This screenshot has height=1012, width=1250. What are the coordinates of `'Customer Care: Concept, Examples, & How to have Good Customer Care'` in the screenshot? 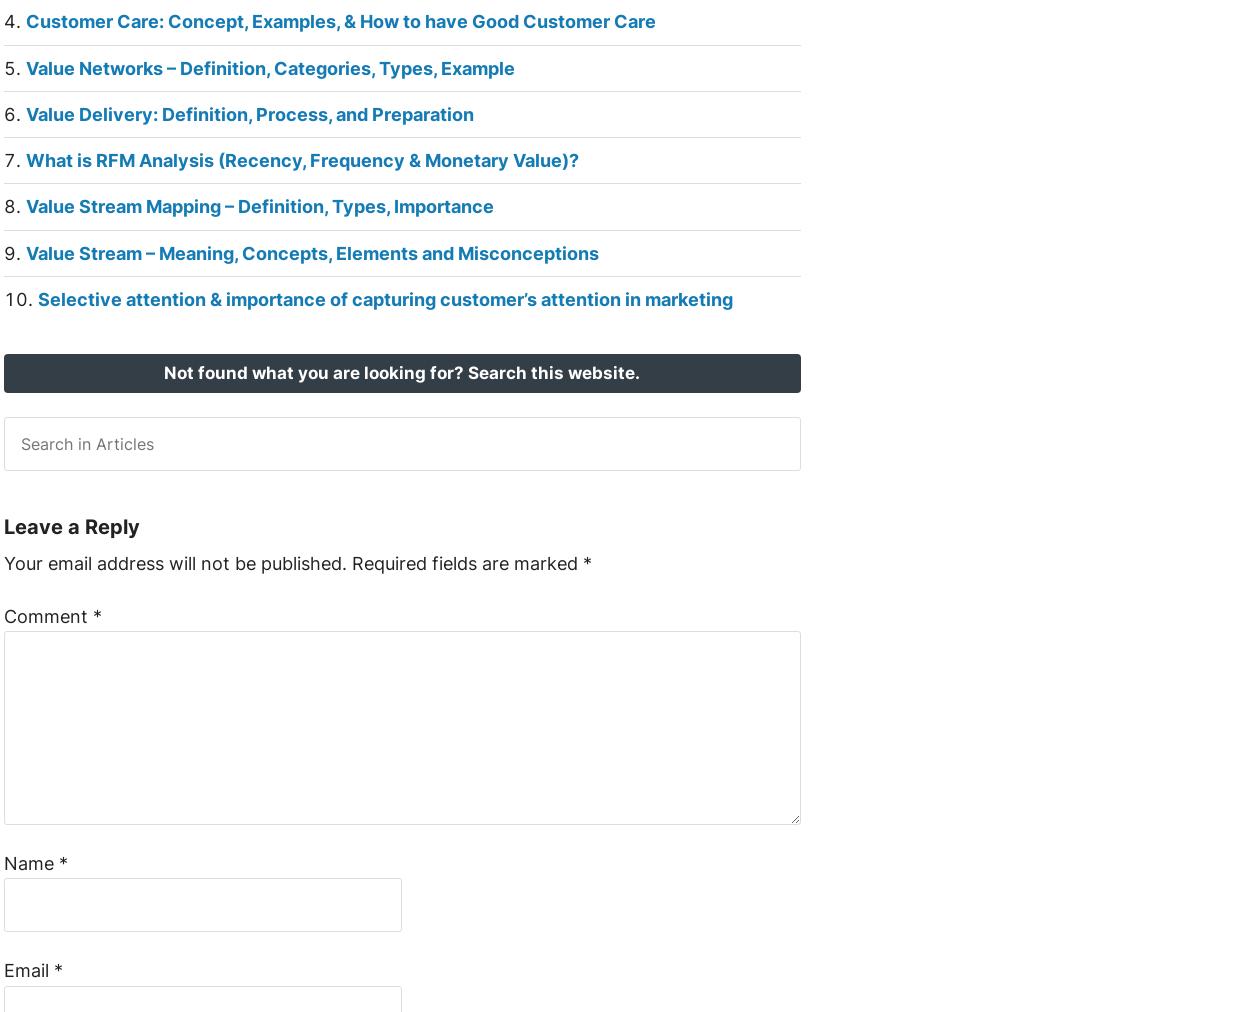 It's located at (25, 20).